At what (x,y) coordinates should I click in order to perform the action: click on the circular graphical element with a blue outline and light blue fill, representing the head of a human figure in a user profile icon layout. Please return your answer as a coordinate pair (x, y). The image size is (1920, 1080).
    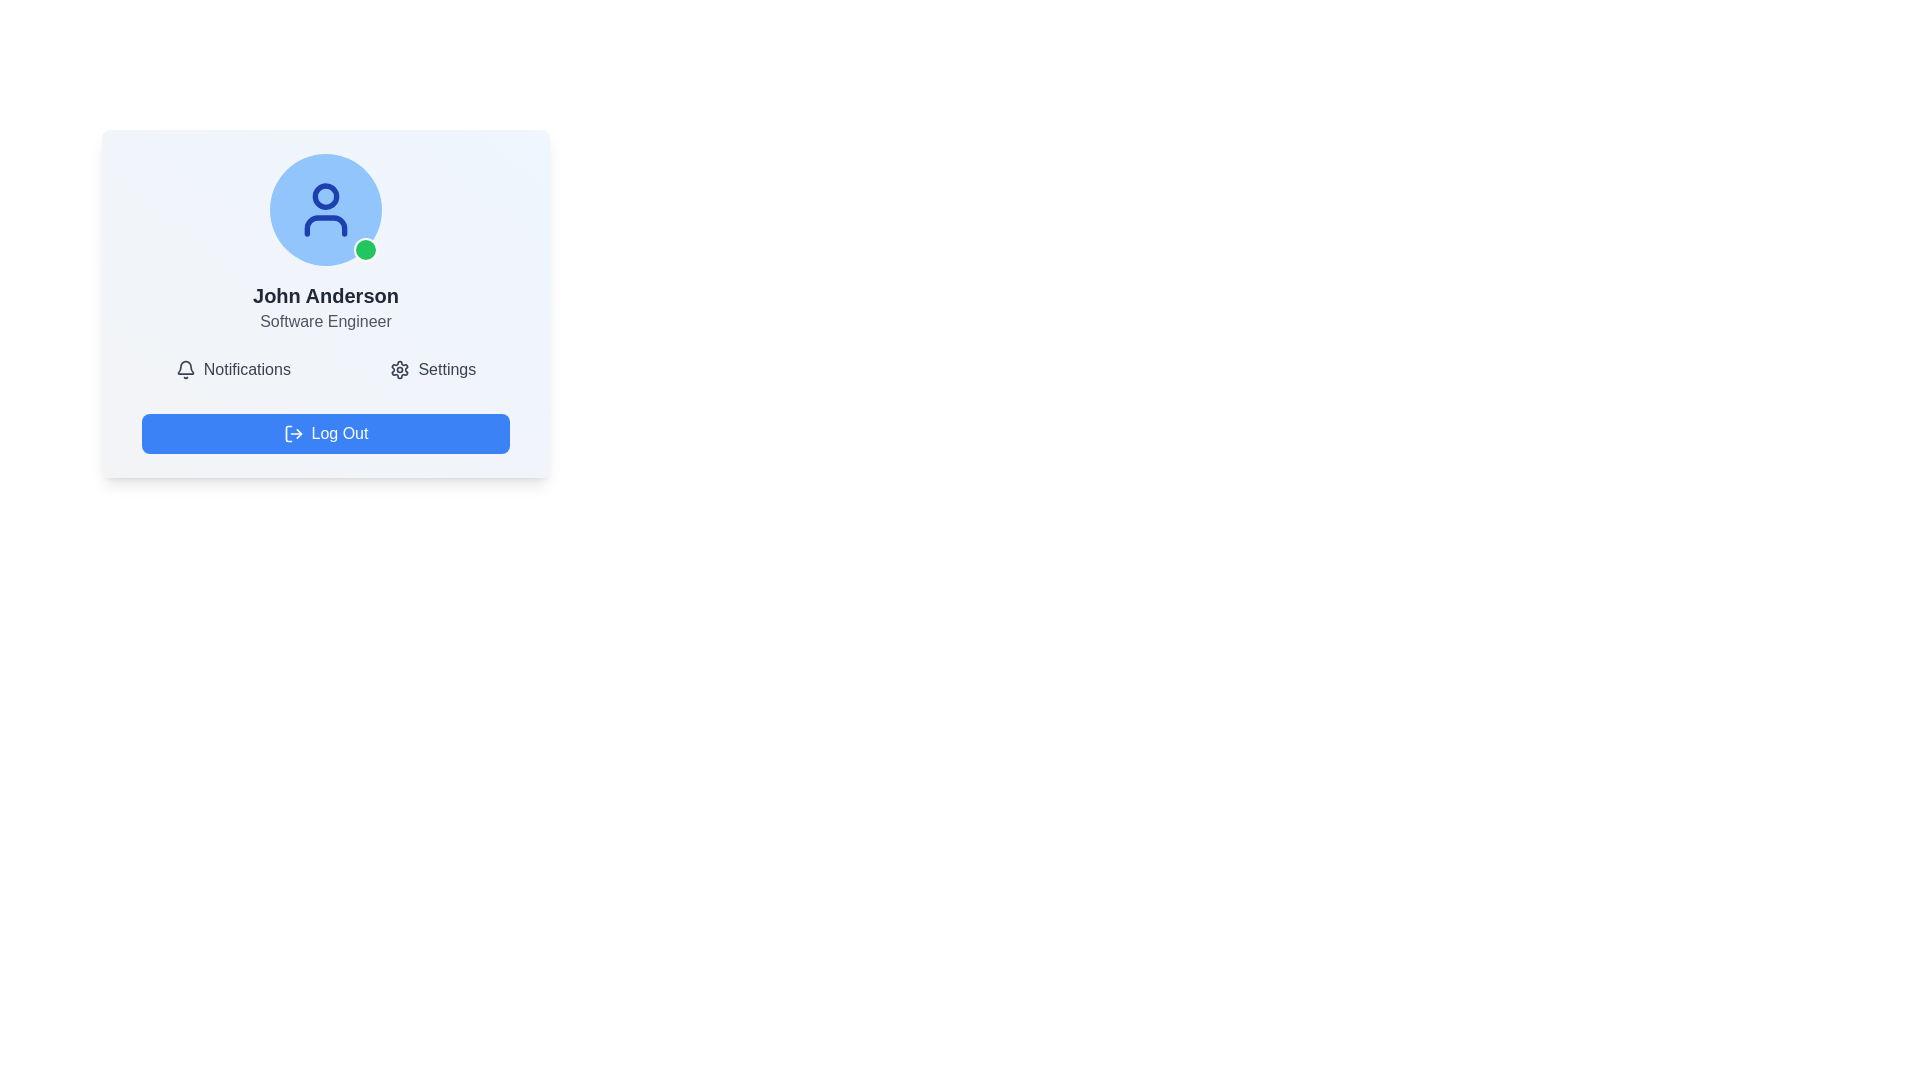
    Looking at the image, I should click on (326, 196).